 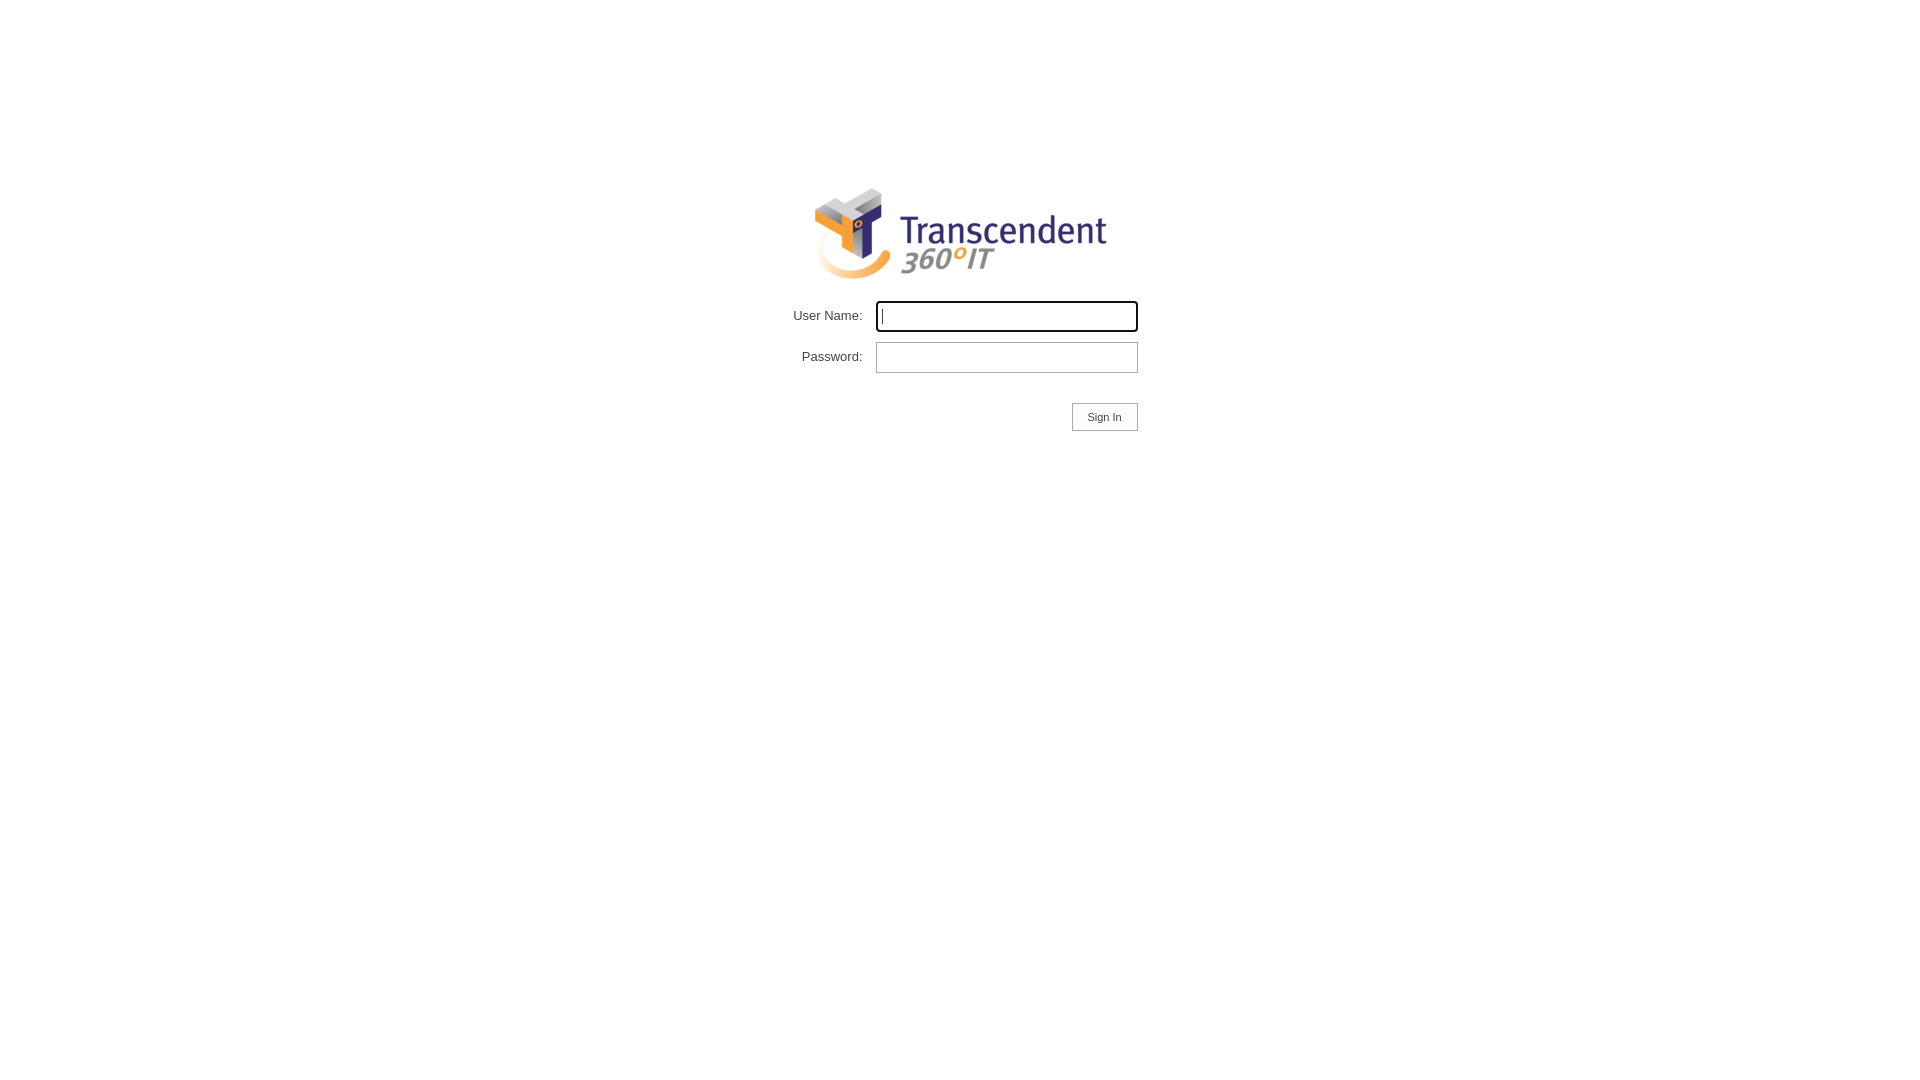 I want to click on 'Sign In', so click(x=1070, y=415).